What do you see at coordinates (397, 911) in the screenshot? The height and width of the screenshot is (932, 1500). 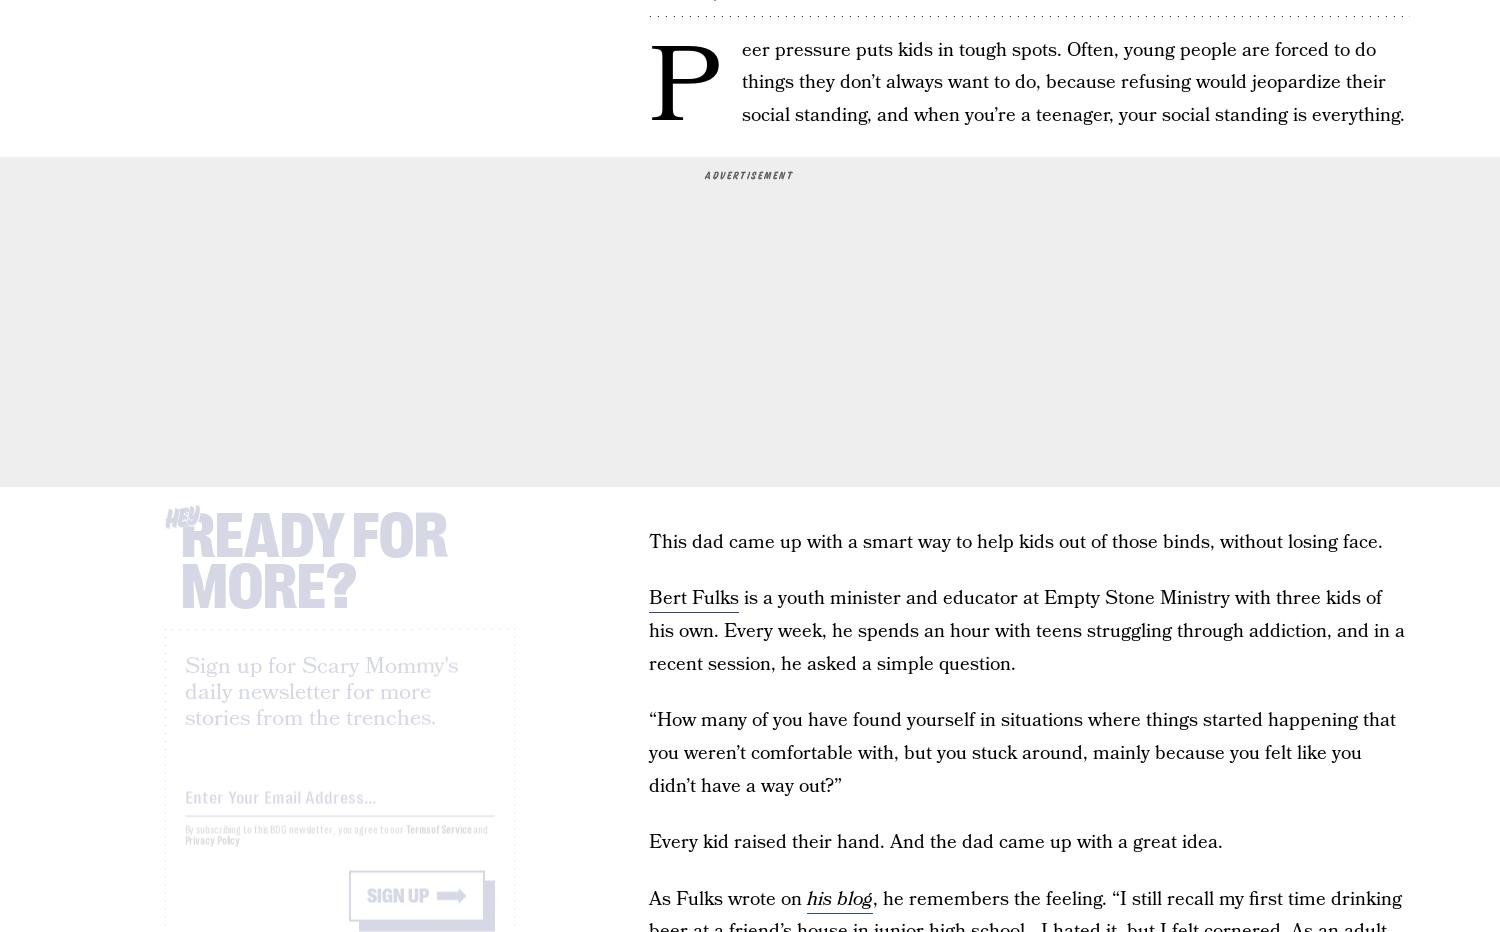 I see `'Sign up'` at bounding box center [397, 911].